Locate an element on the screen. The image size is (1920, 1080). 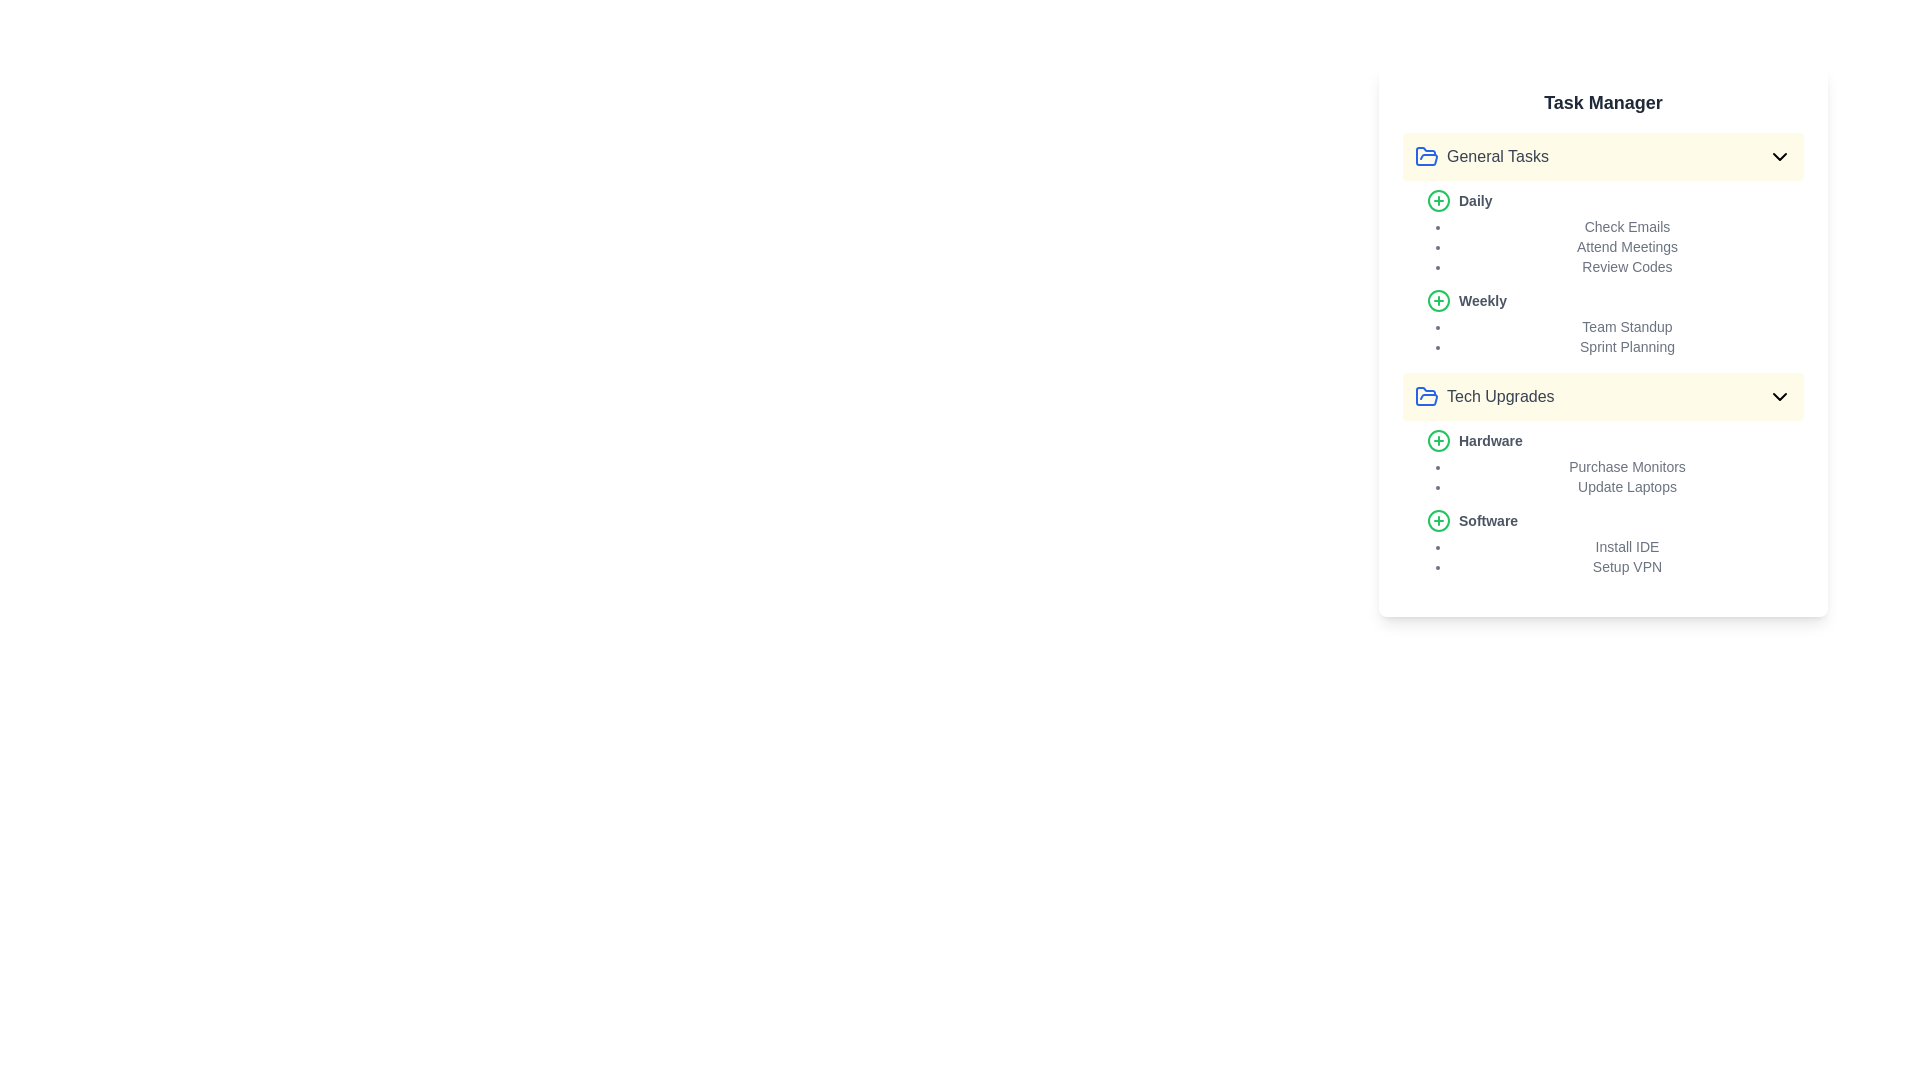
the 'Setup VPN' text label in the bulleted list under the 'Software' section, which is the second item following 'Install IDE' is located at coordinates (1627, 567).